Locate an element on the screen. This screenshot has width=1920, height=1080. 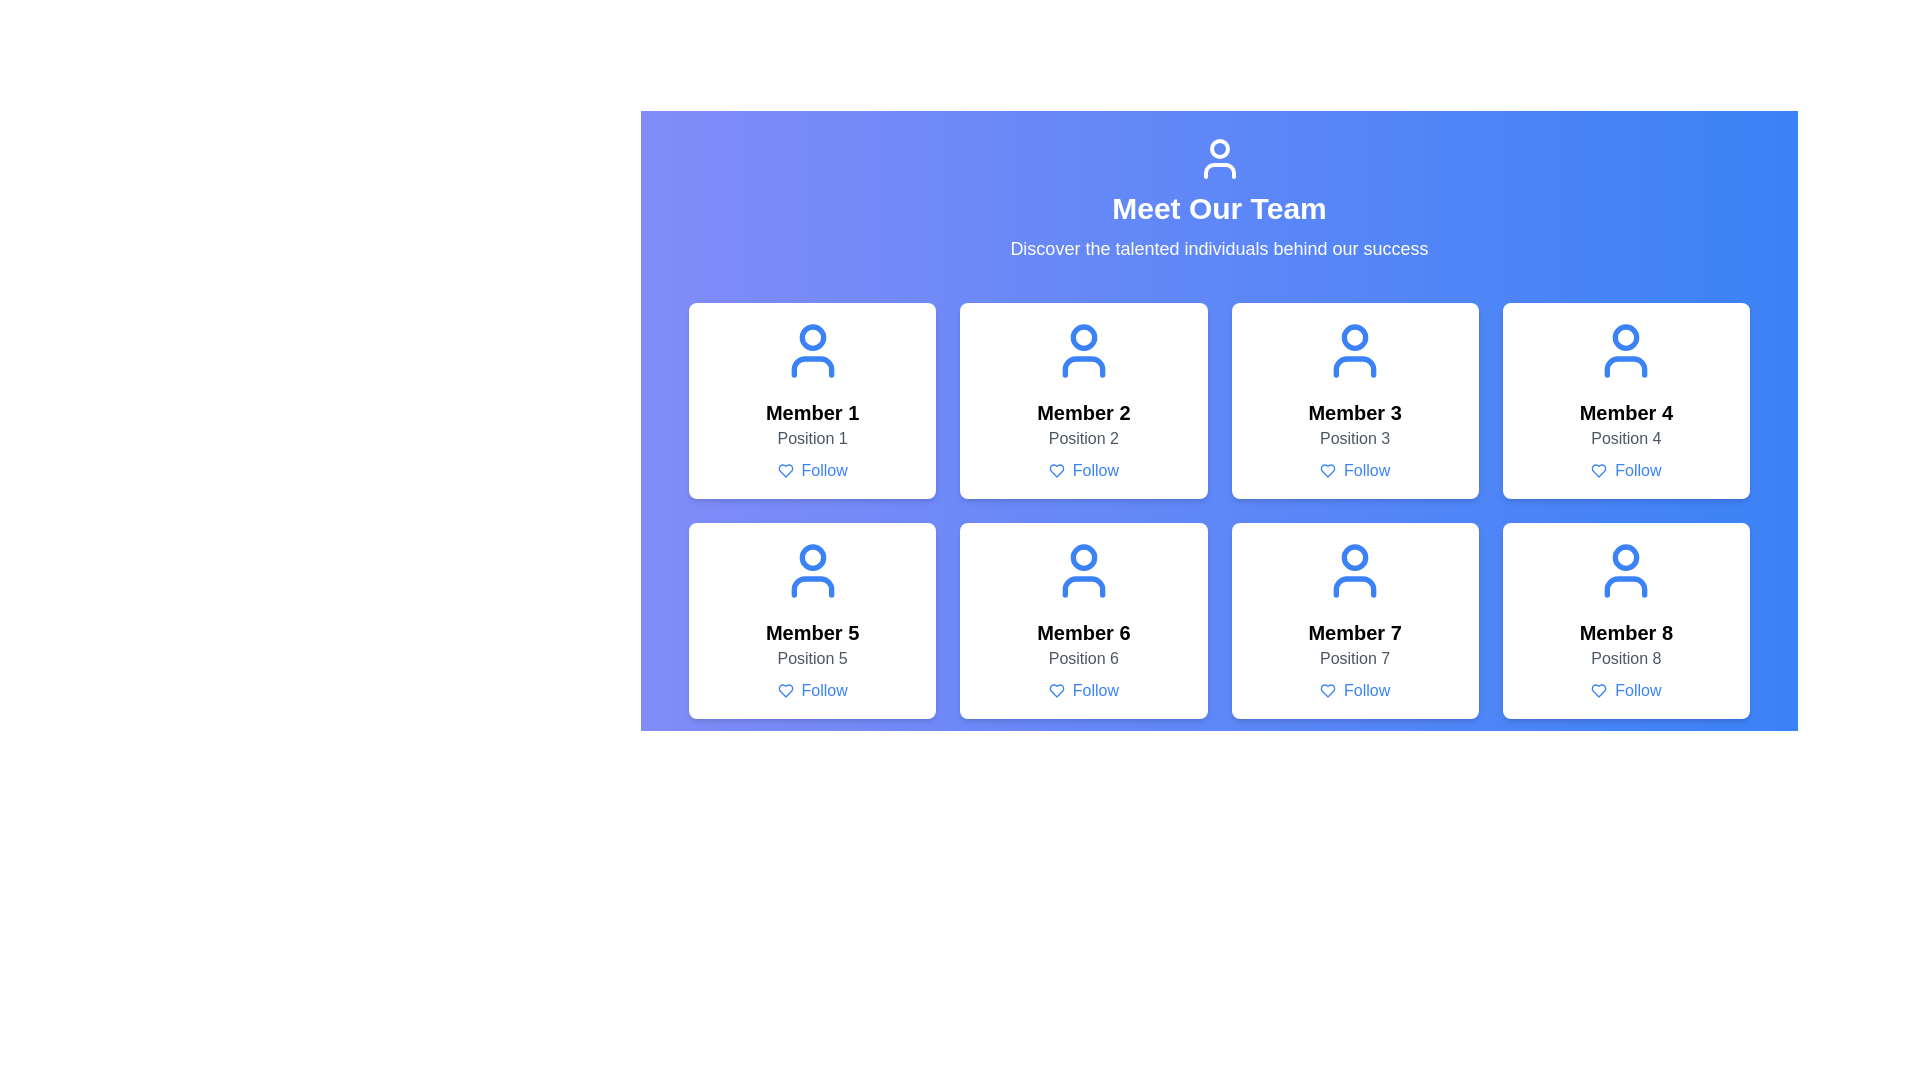
the text label that provides contextual information for the member described in the card, located below 'Member 8' and above the 'Follow' button is located at coordinates (1626, 659).